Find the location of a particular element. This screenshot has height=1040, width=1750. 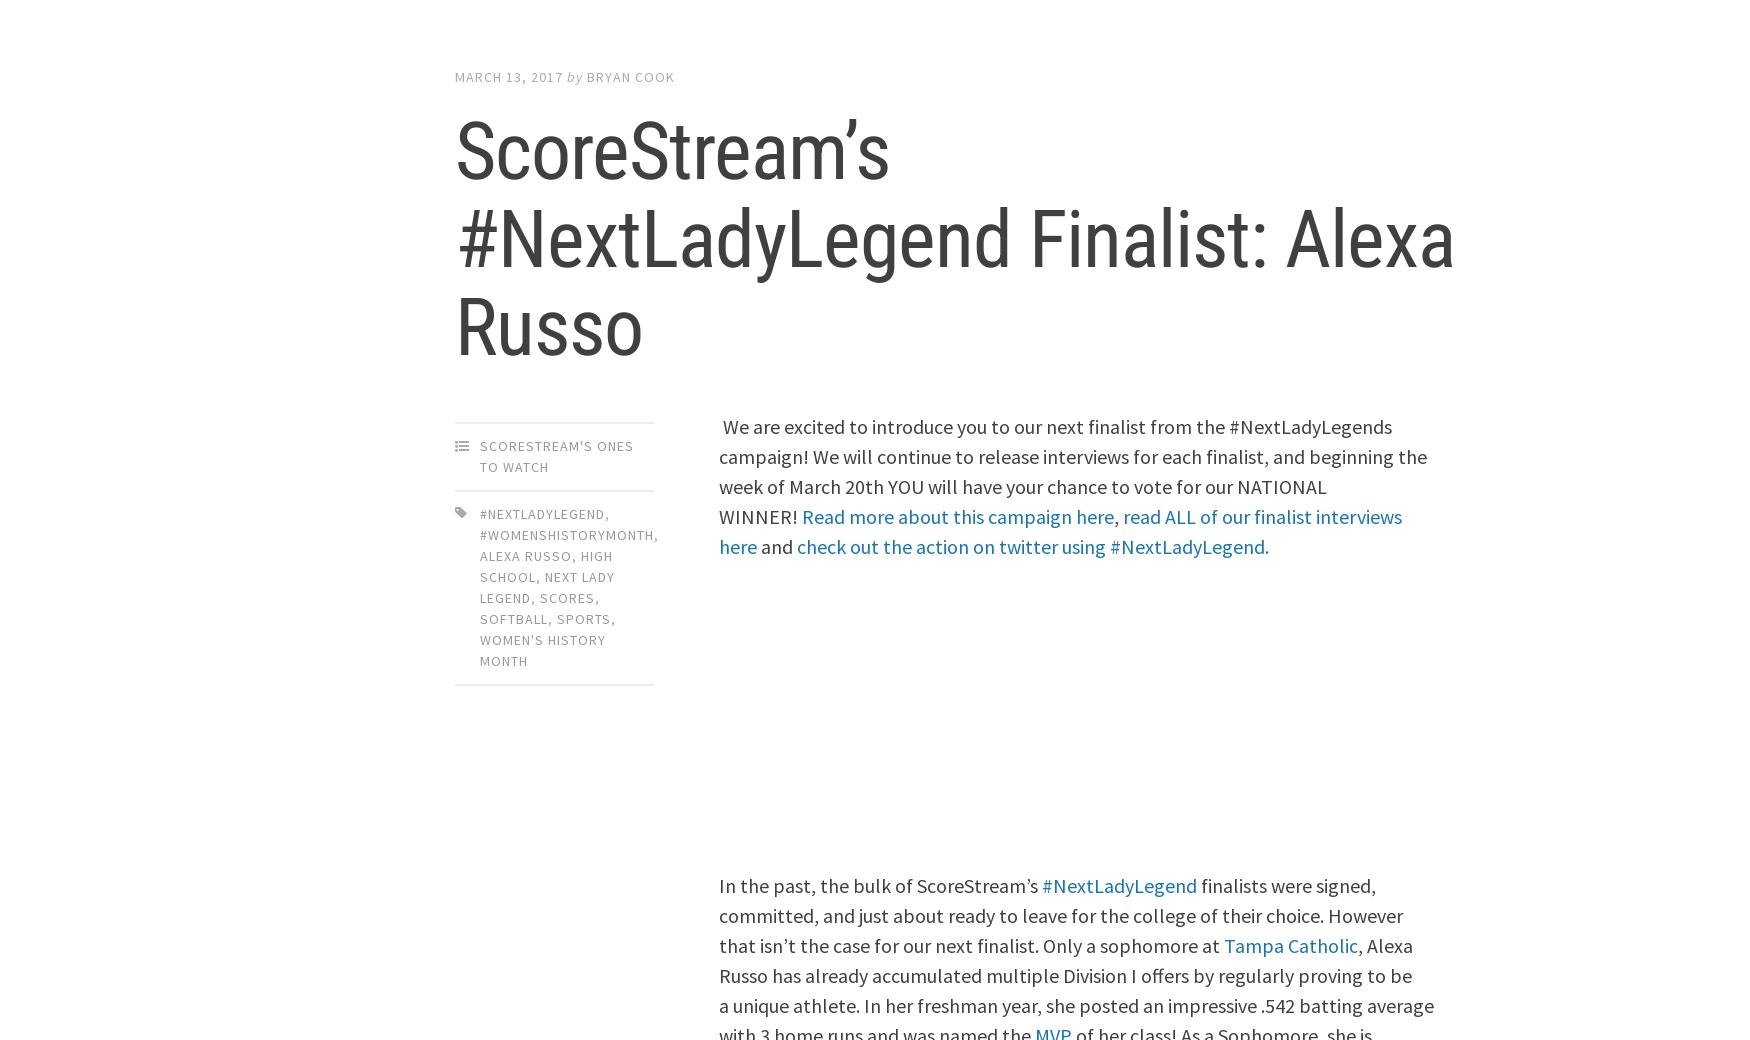

'and' is located at coordinates (756, 544).